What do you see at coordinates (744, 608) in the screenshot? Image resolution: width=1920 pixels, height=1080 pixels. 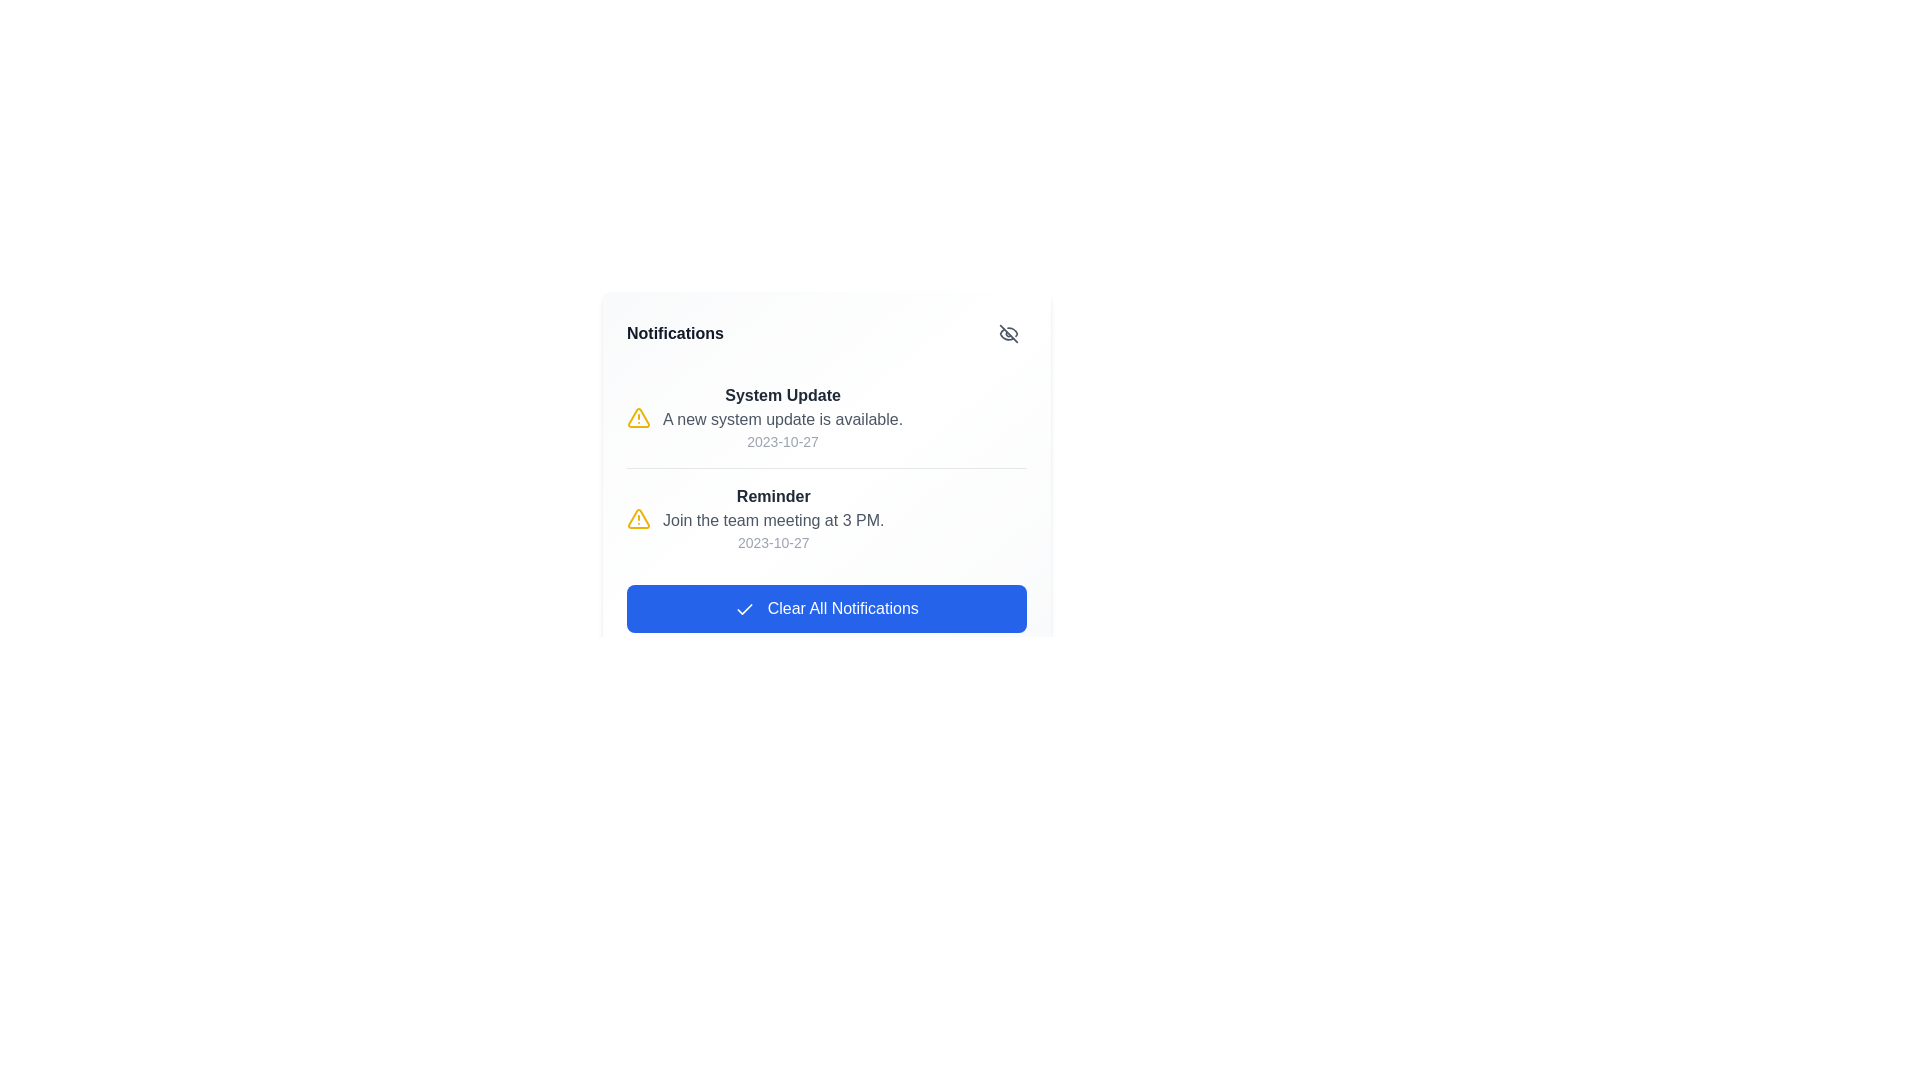 I see `the visual state of the checkmark icon located within the 'Clear All Notifications' button, which is styled in blue and white colors and has a rounded rectangular shape` at bounding box center [744, 608].